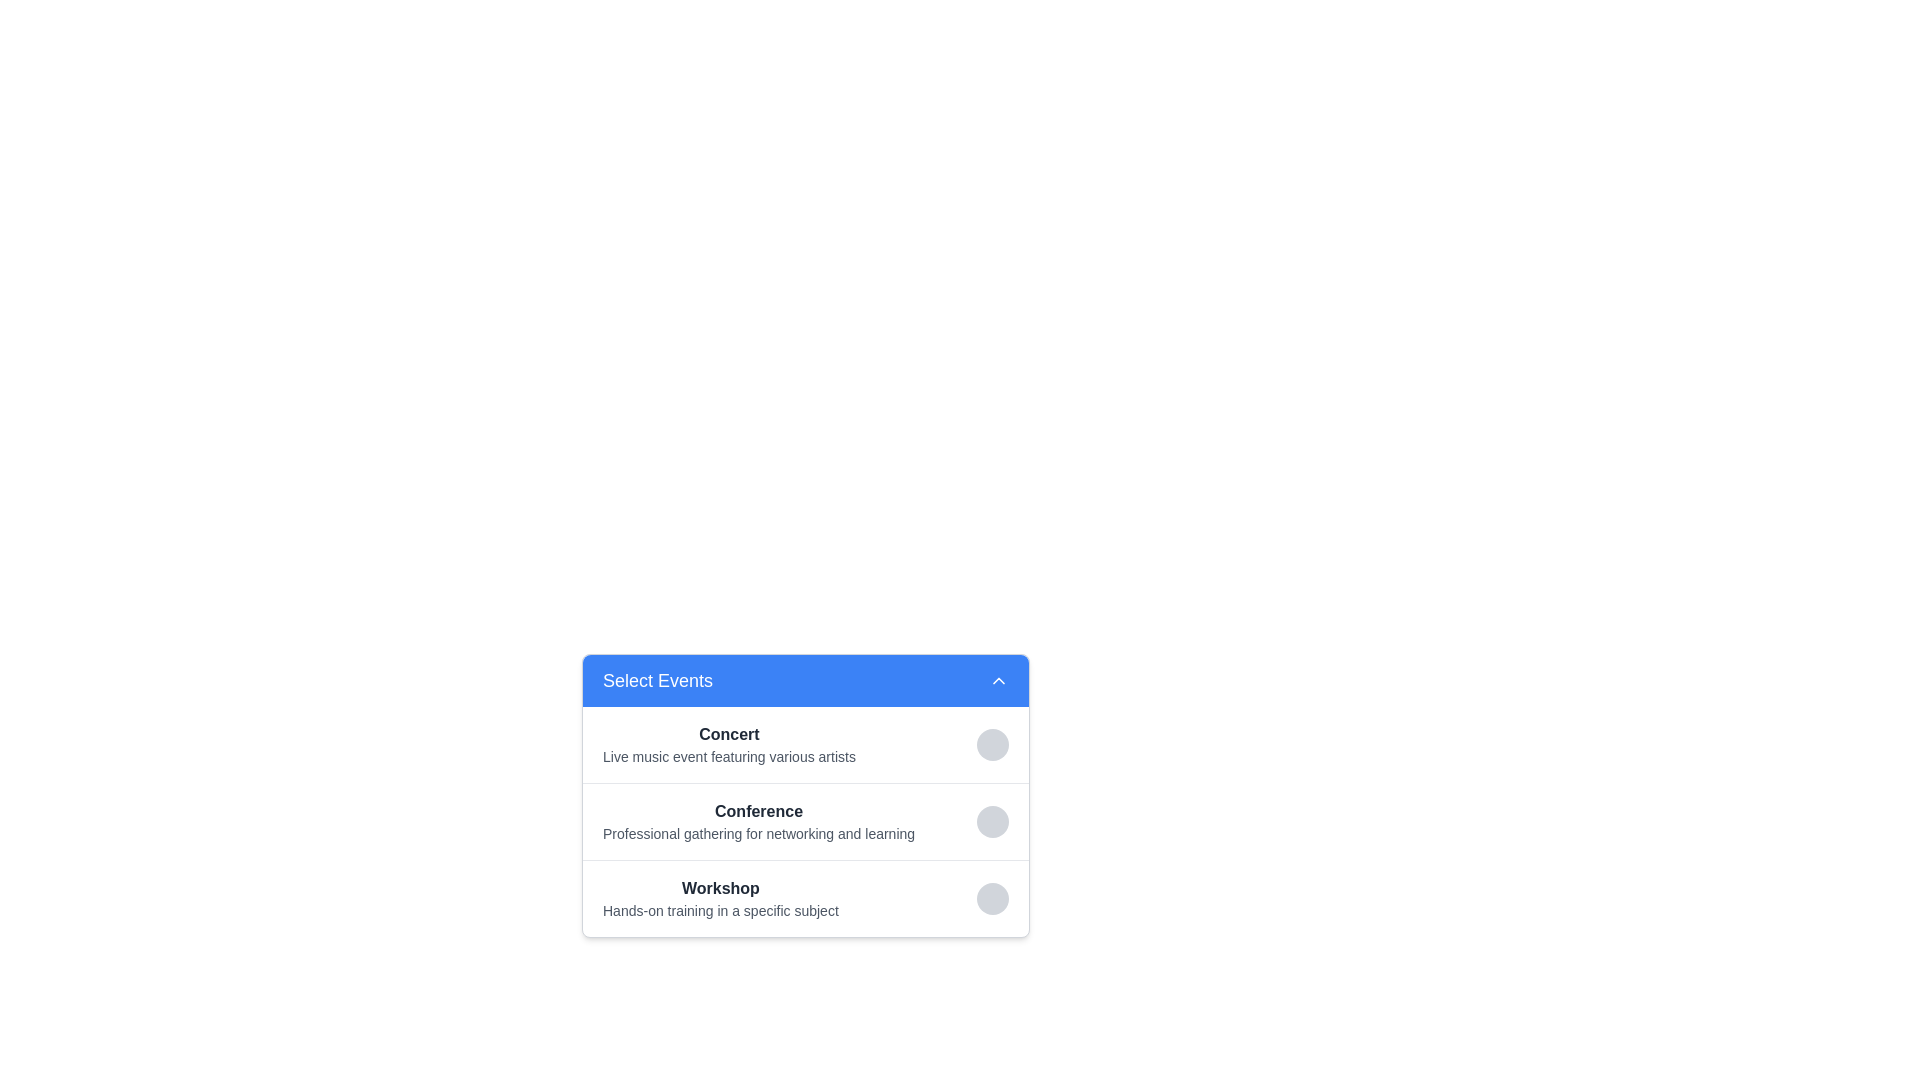 The image size is (1920, 1080). What do you see at coordinates (993, 821) in the screenshot?
I see `the button located to the right side of the 'Conference' event in the vertical list of event options` at bounding box center [993, 821].